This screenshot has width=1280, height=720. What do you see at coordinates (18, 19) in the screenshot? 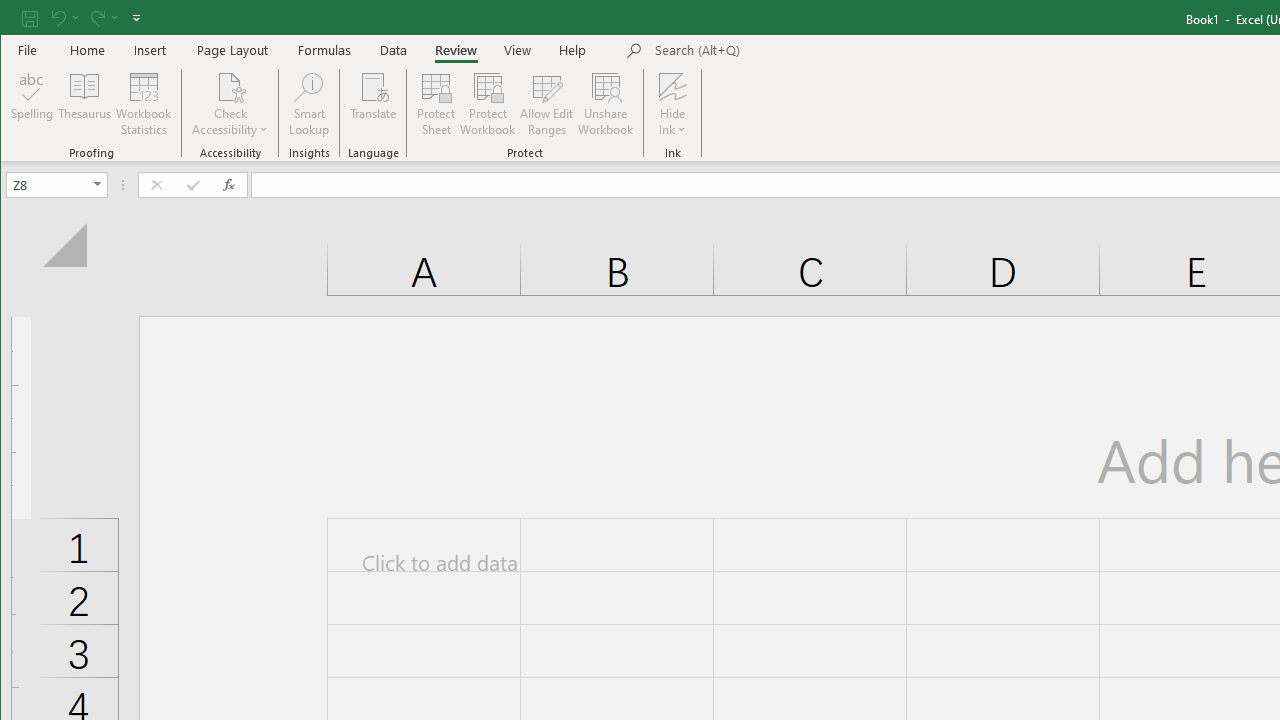
I see `'System'` at bounding box center [18, 19].